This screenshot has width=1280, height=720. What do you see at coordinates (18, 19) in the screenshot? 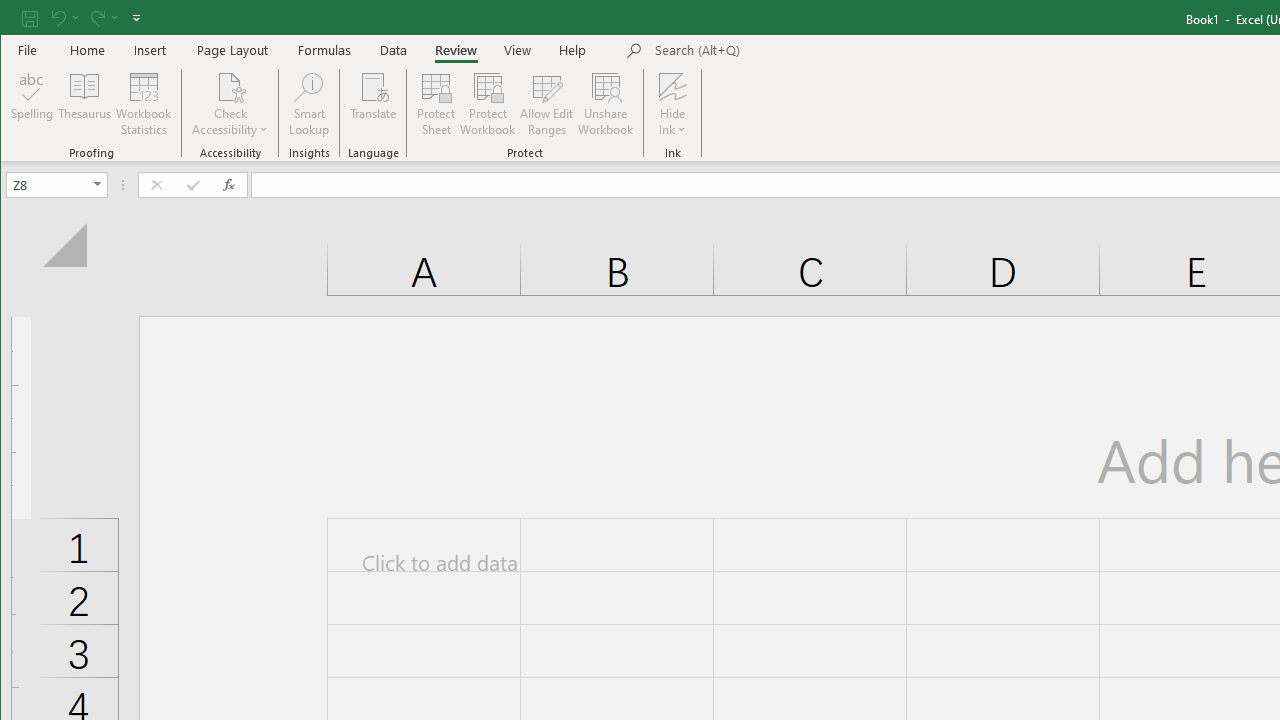
I see `'System'` at bounding box center [18, 19].